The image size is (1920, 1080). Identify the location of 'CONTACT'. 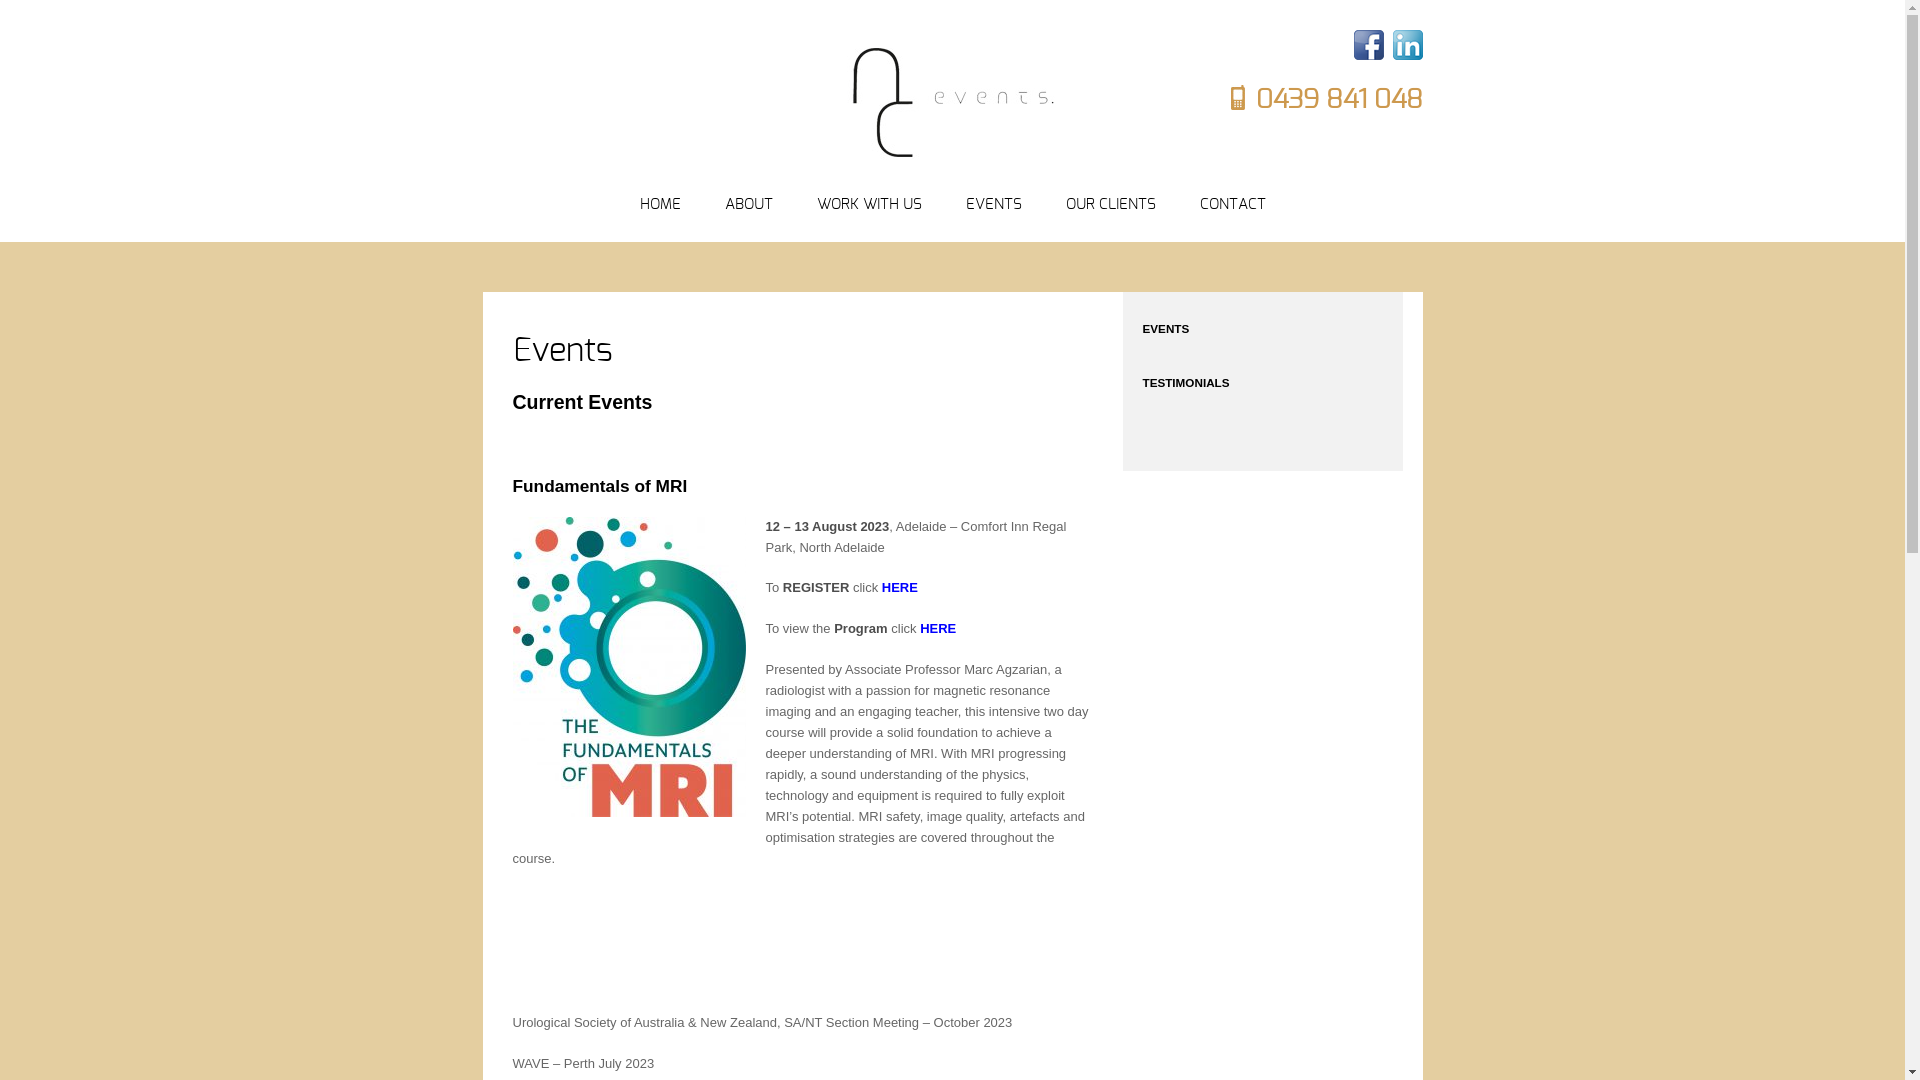
(1232, 205).